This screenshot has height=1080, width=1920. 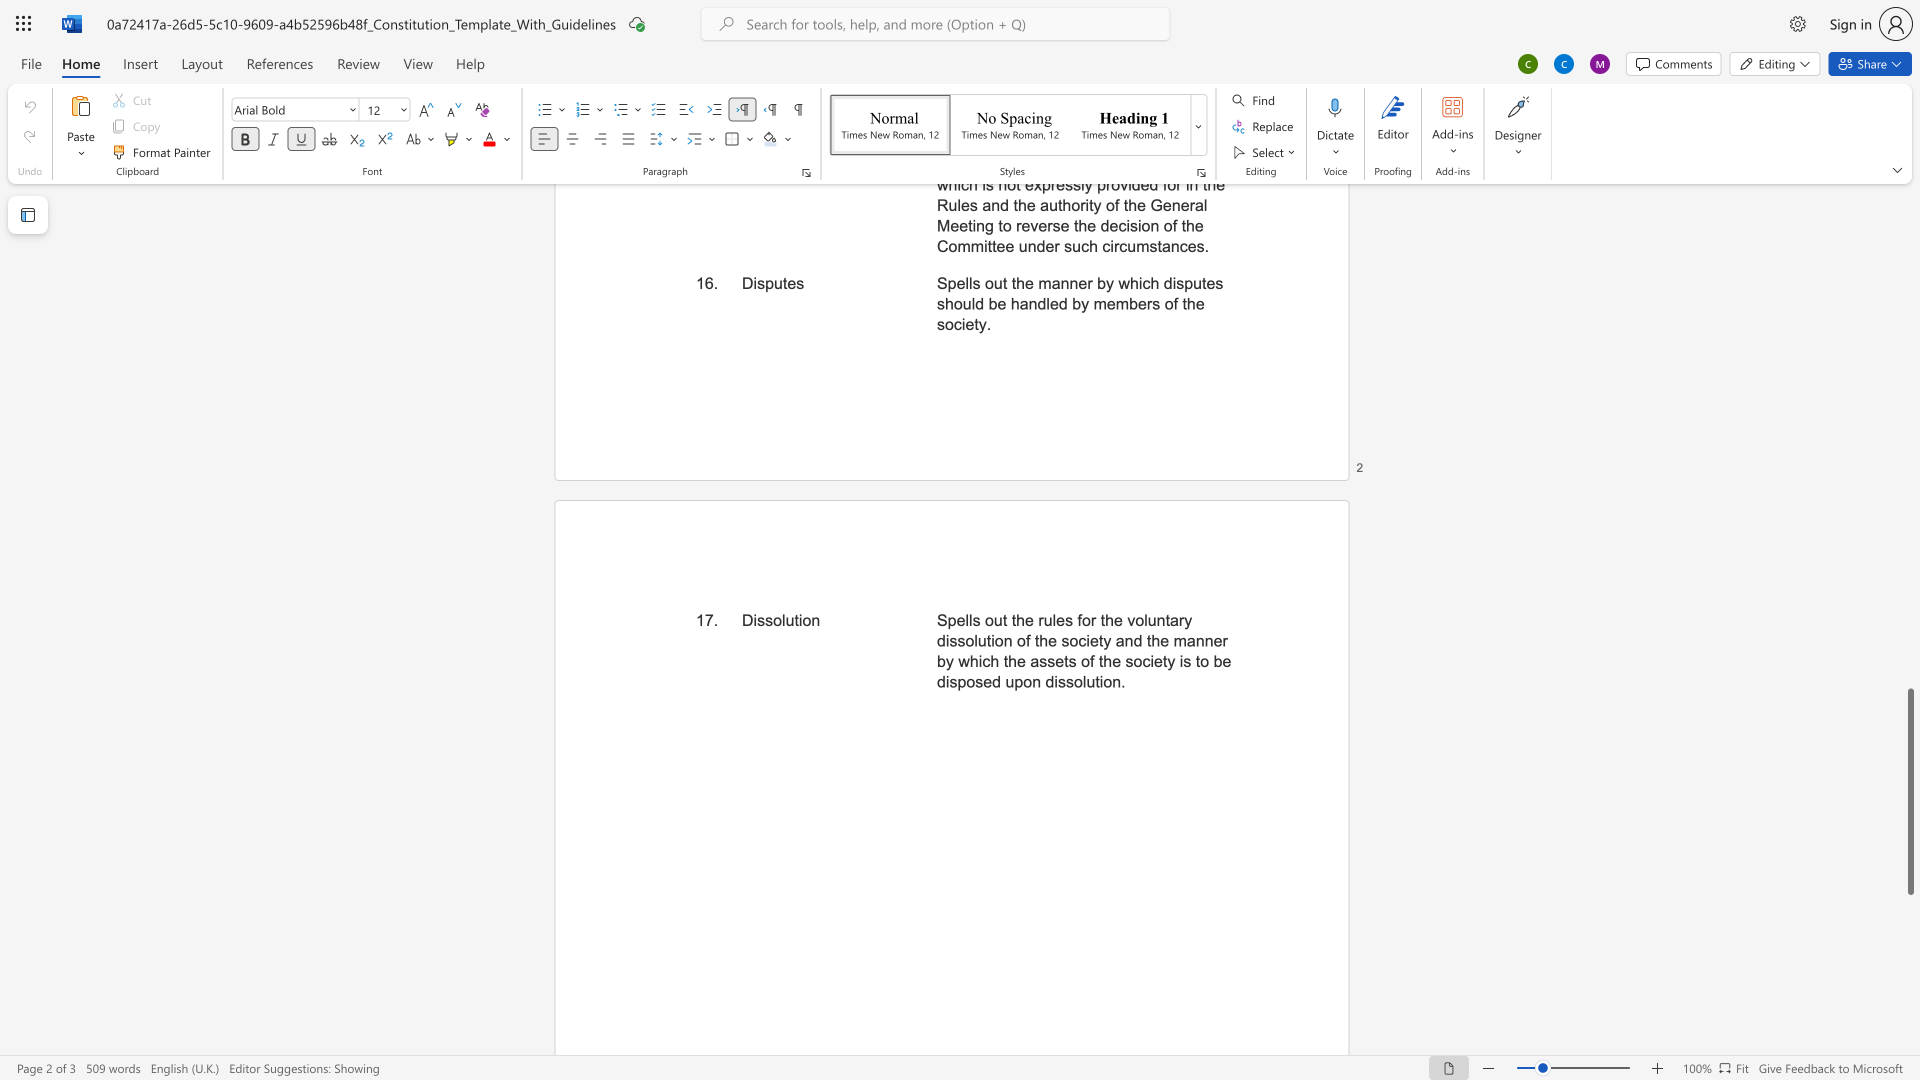 What do you see at coordinates (1909, 659) in the screenshot?
I see `the side scrollbar to bring the page up` at bounding box center [1909, 659].